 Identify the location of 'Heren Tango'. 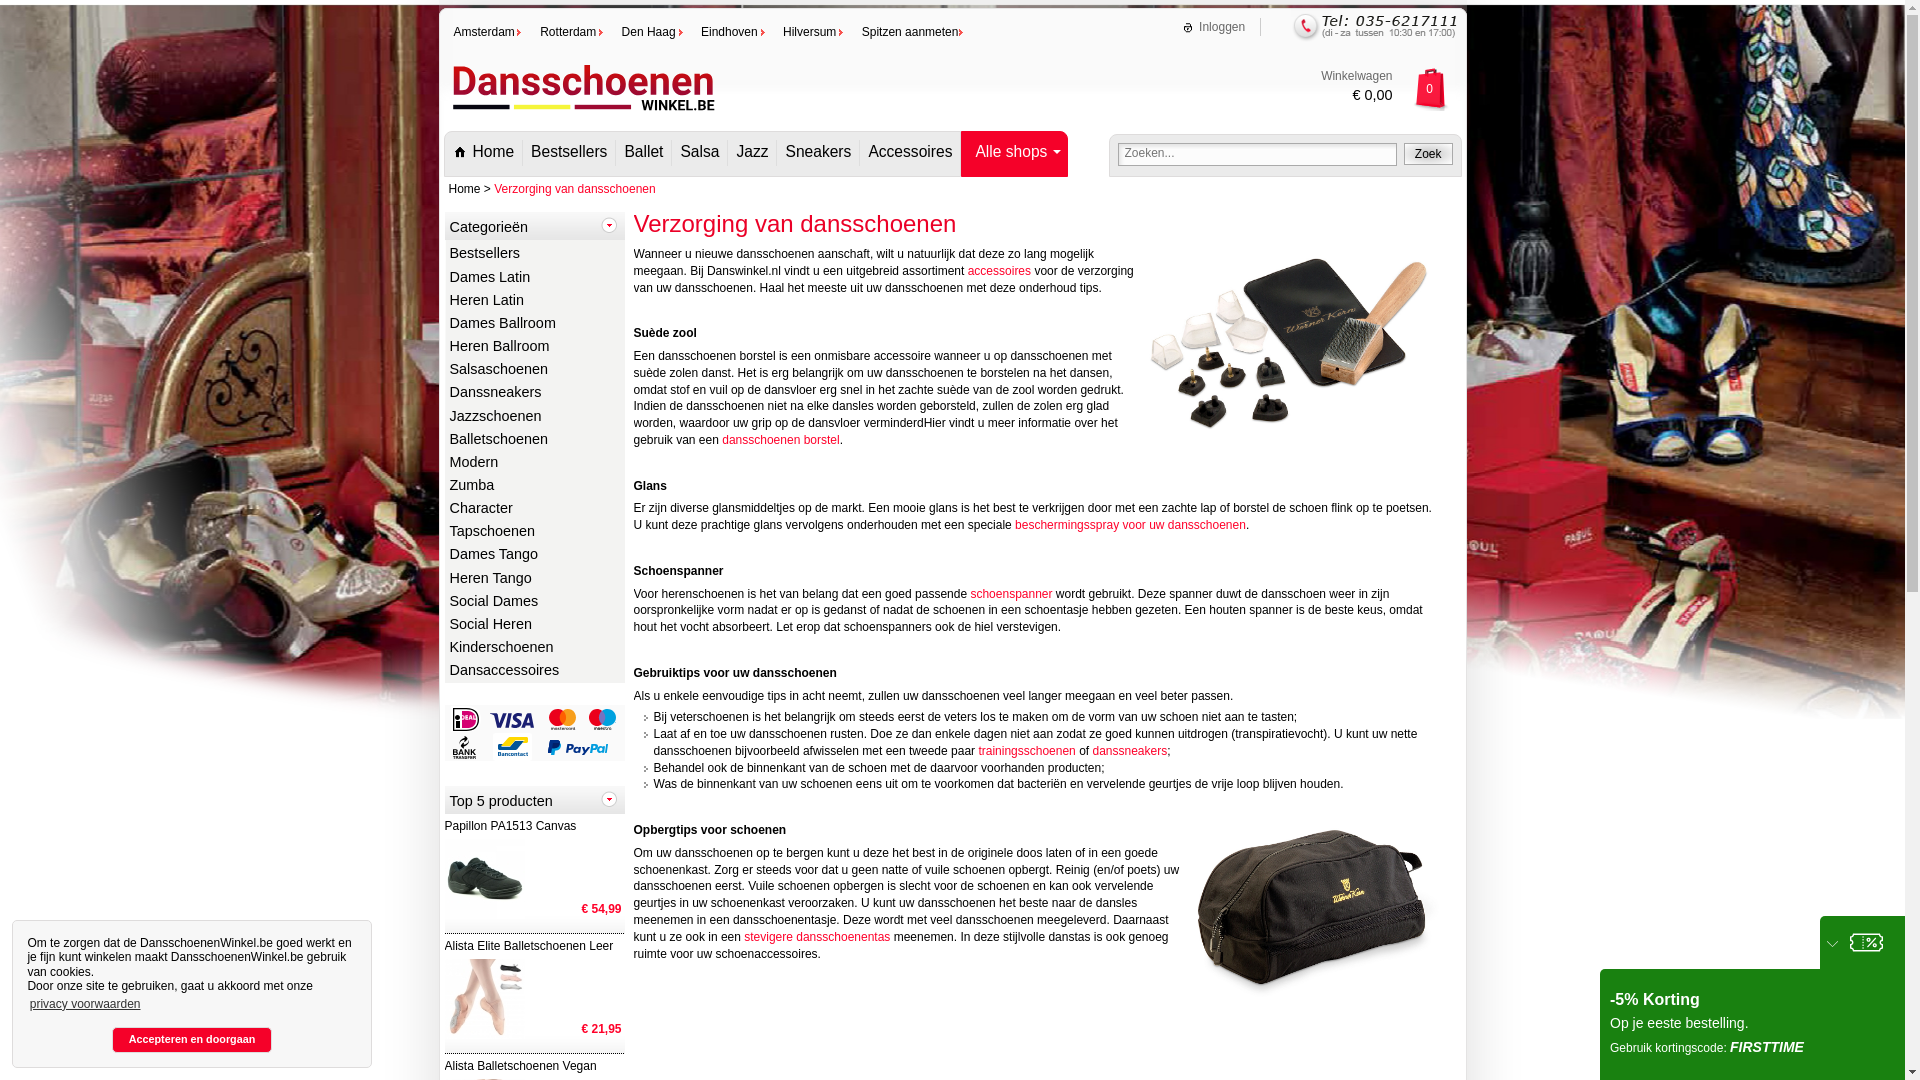
(533, 579).